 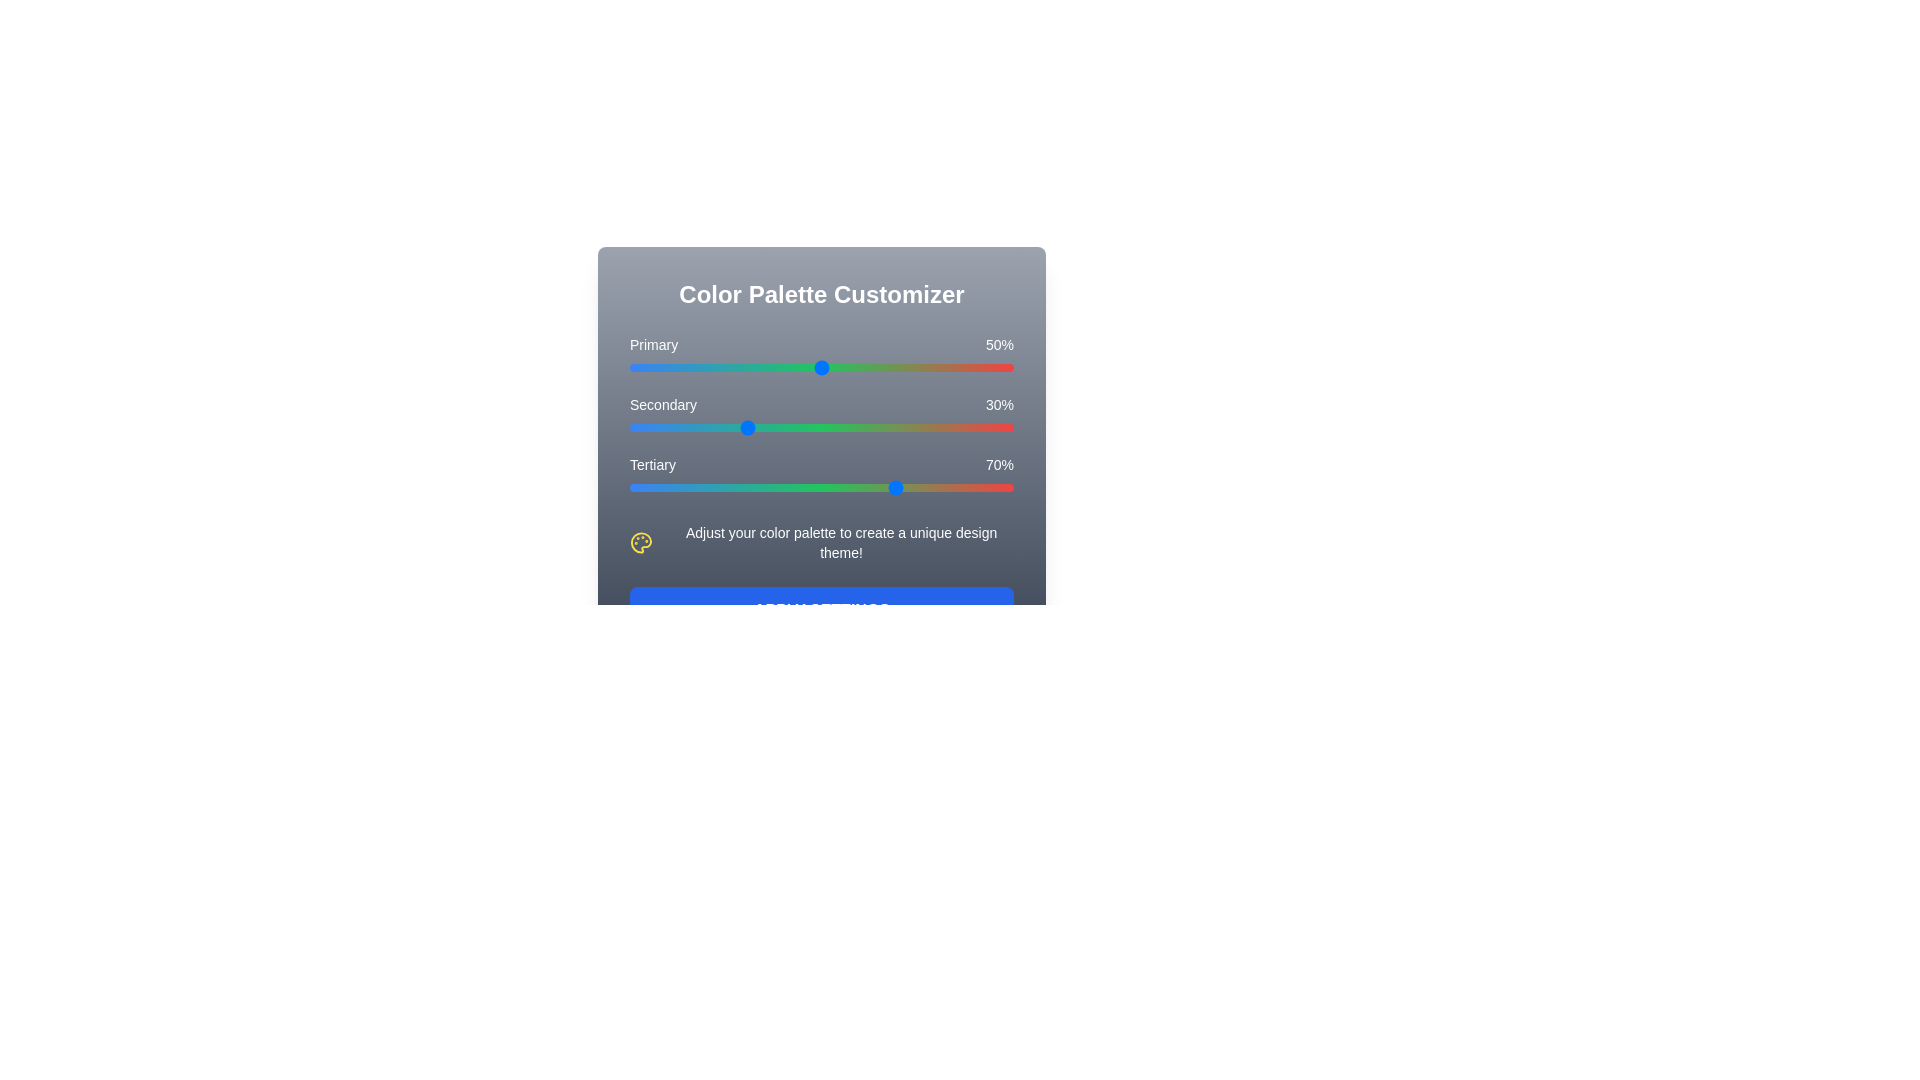 What do you see at coordinates (837, 427) in the screenshot?
I see `the slider value` at bounding box center [837, 427].